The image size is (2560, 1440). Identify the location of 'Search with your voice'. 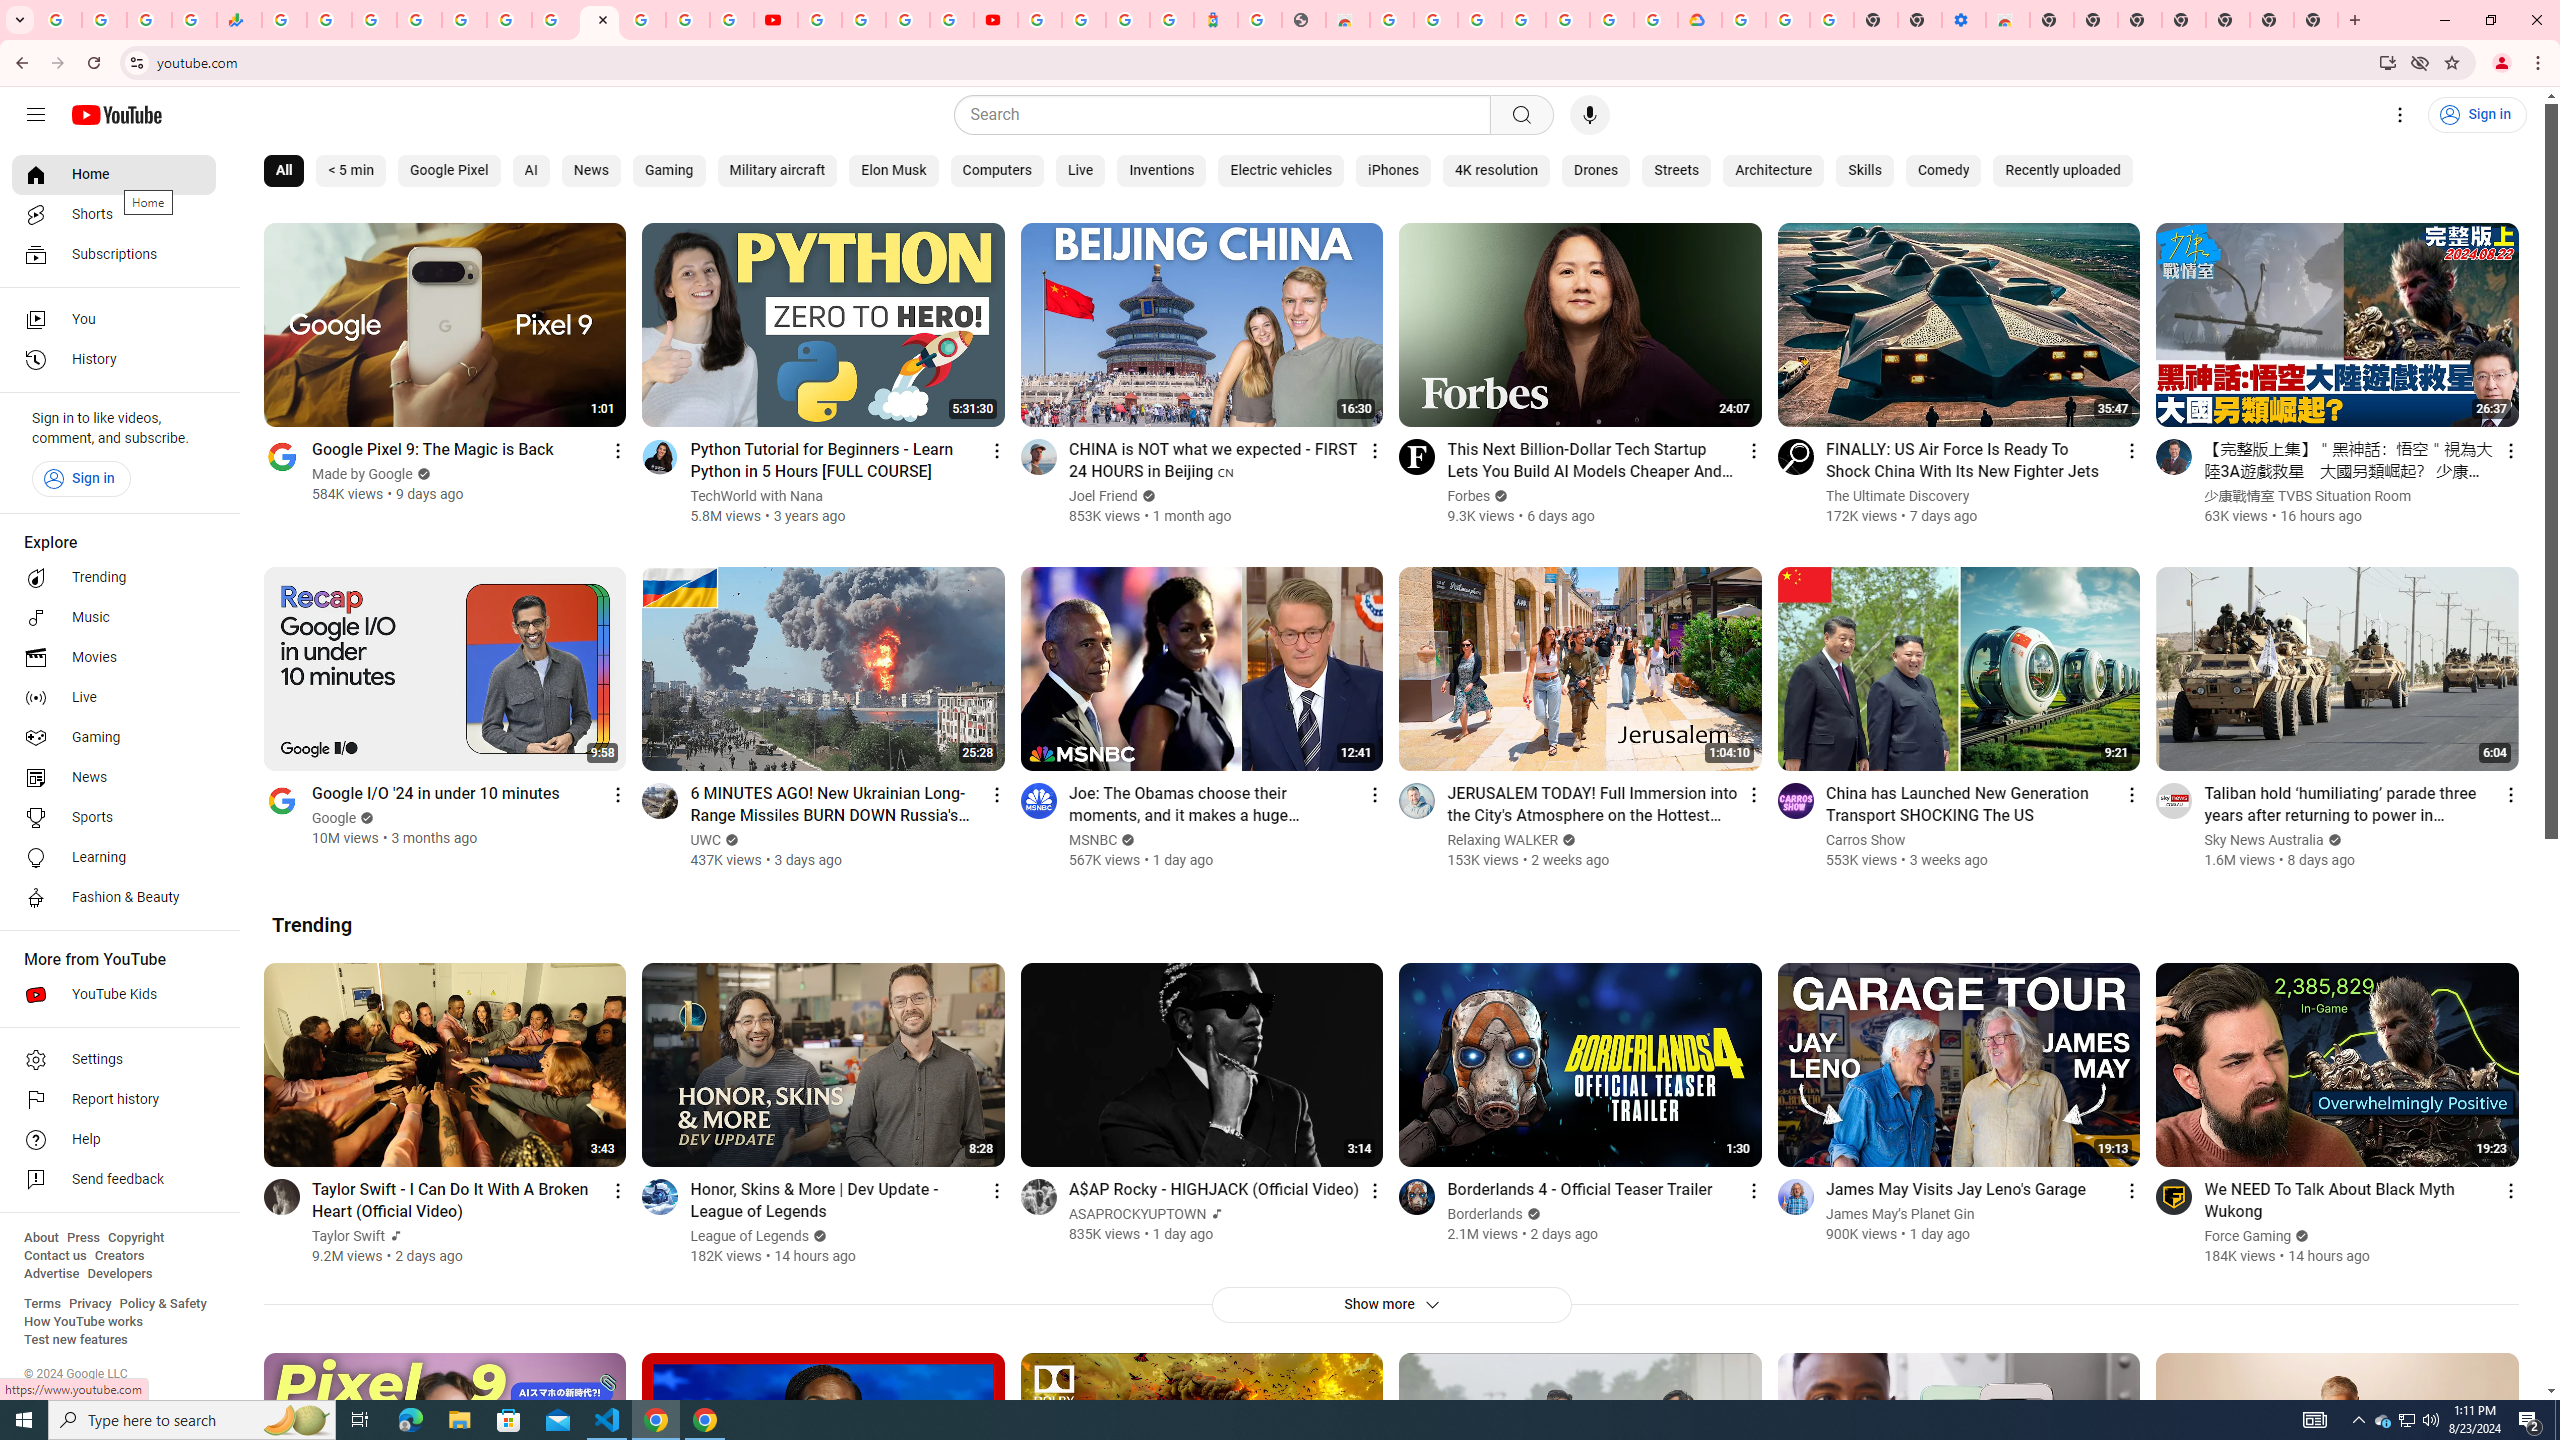
(1589, 114).